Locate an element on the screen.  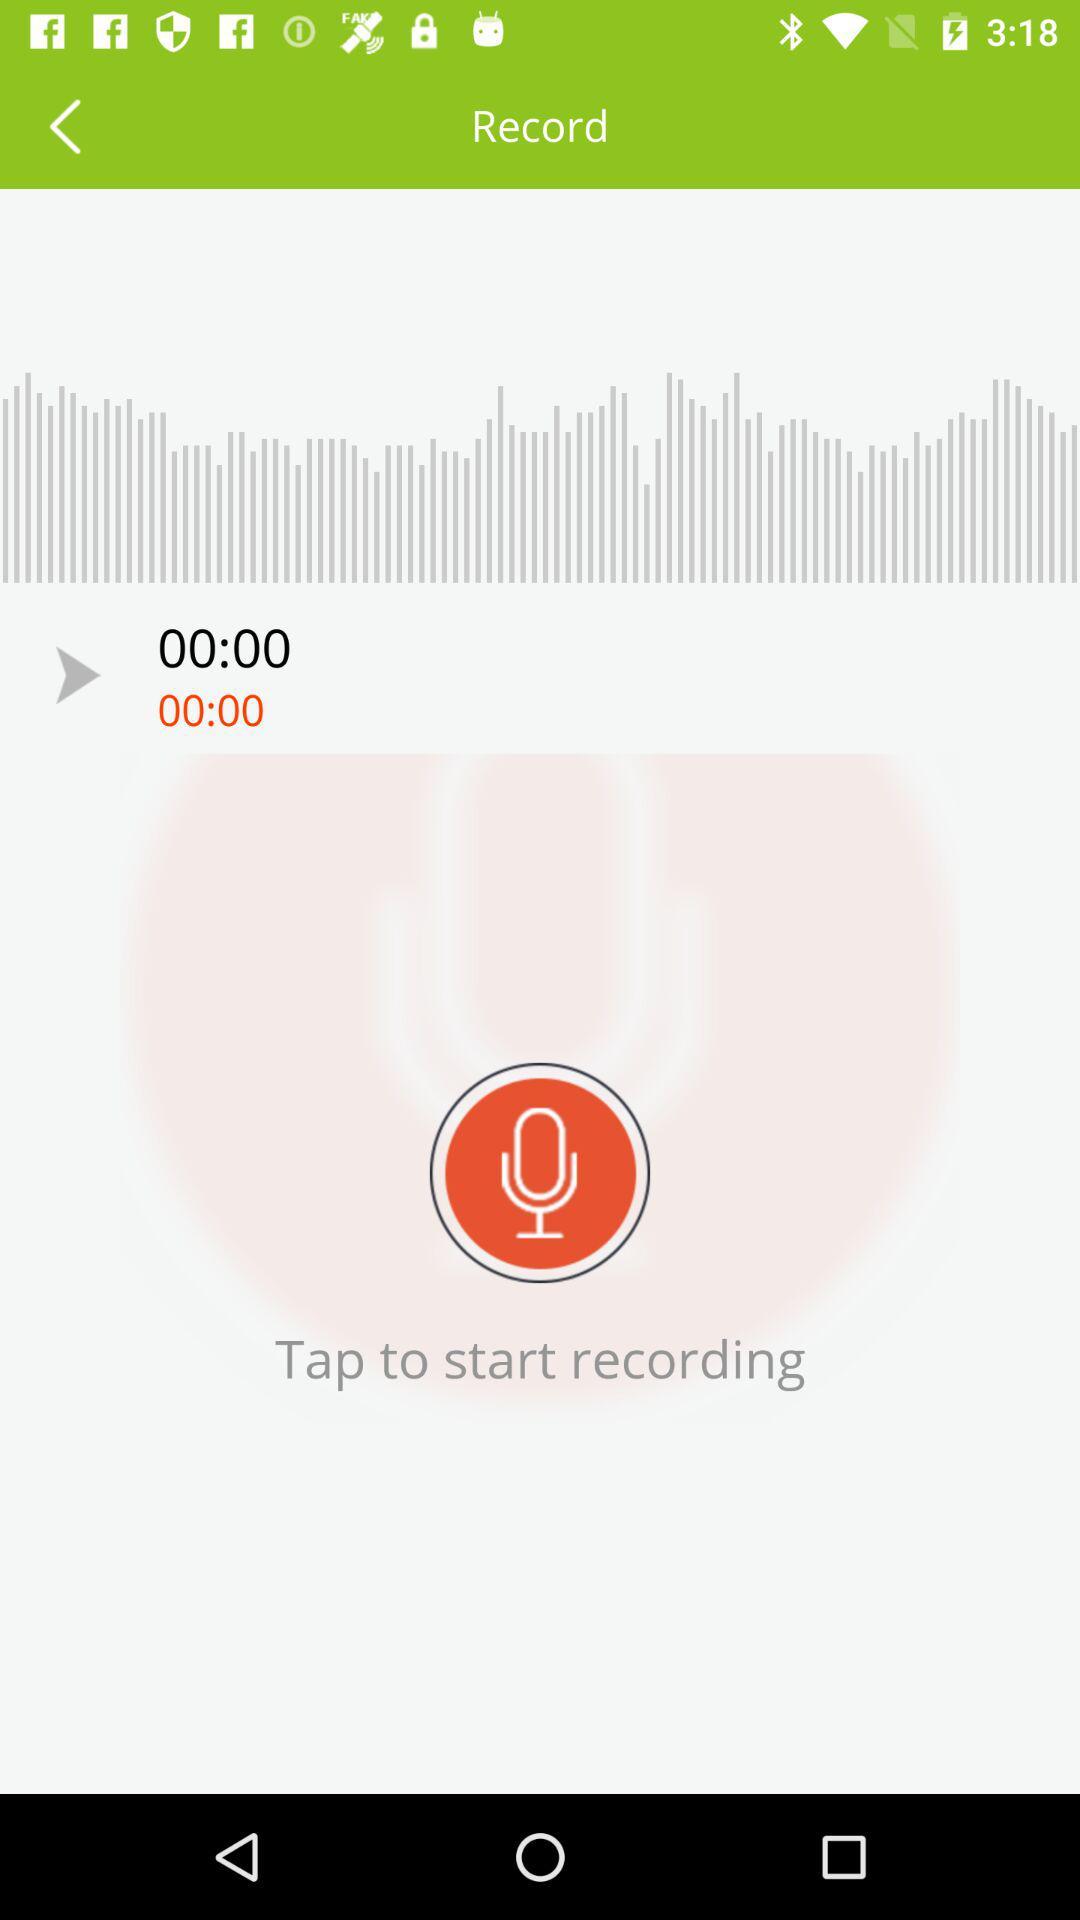
start recording is located at coordinates (77, 675).